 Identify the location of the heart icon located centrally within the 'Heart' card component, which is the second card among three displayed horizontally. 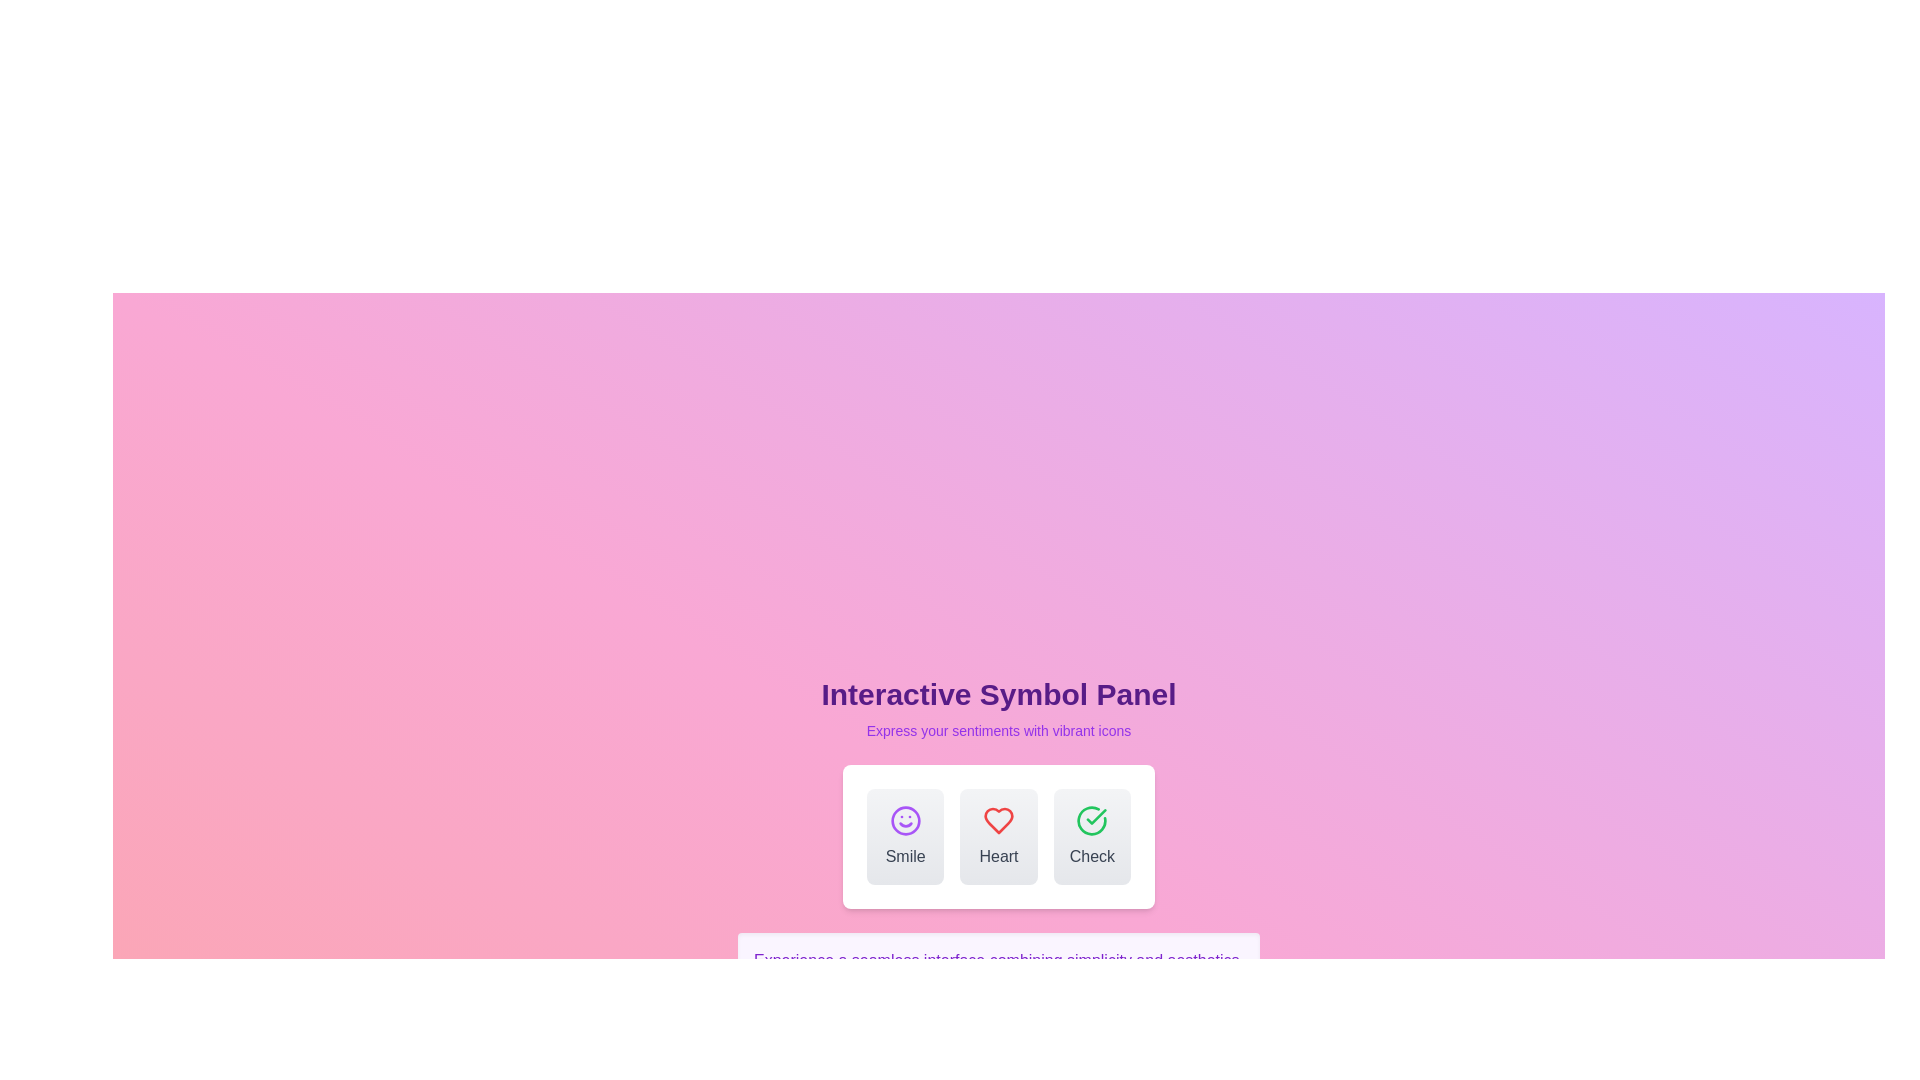
(998, 821).